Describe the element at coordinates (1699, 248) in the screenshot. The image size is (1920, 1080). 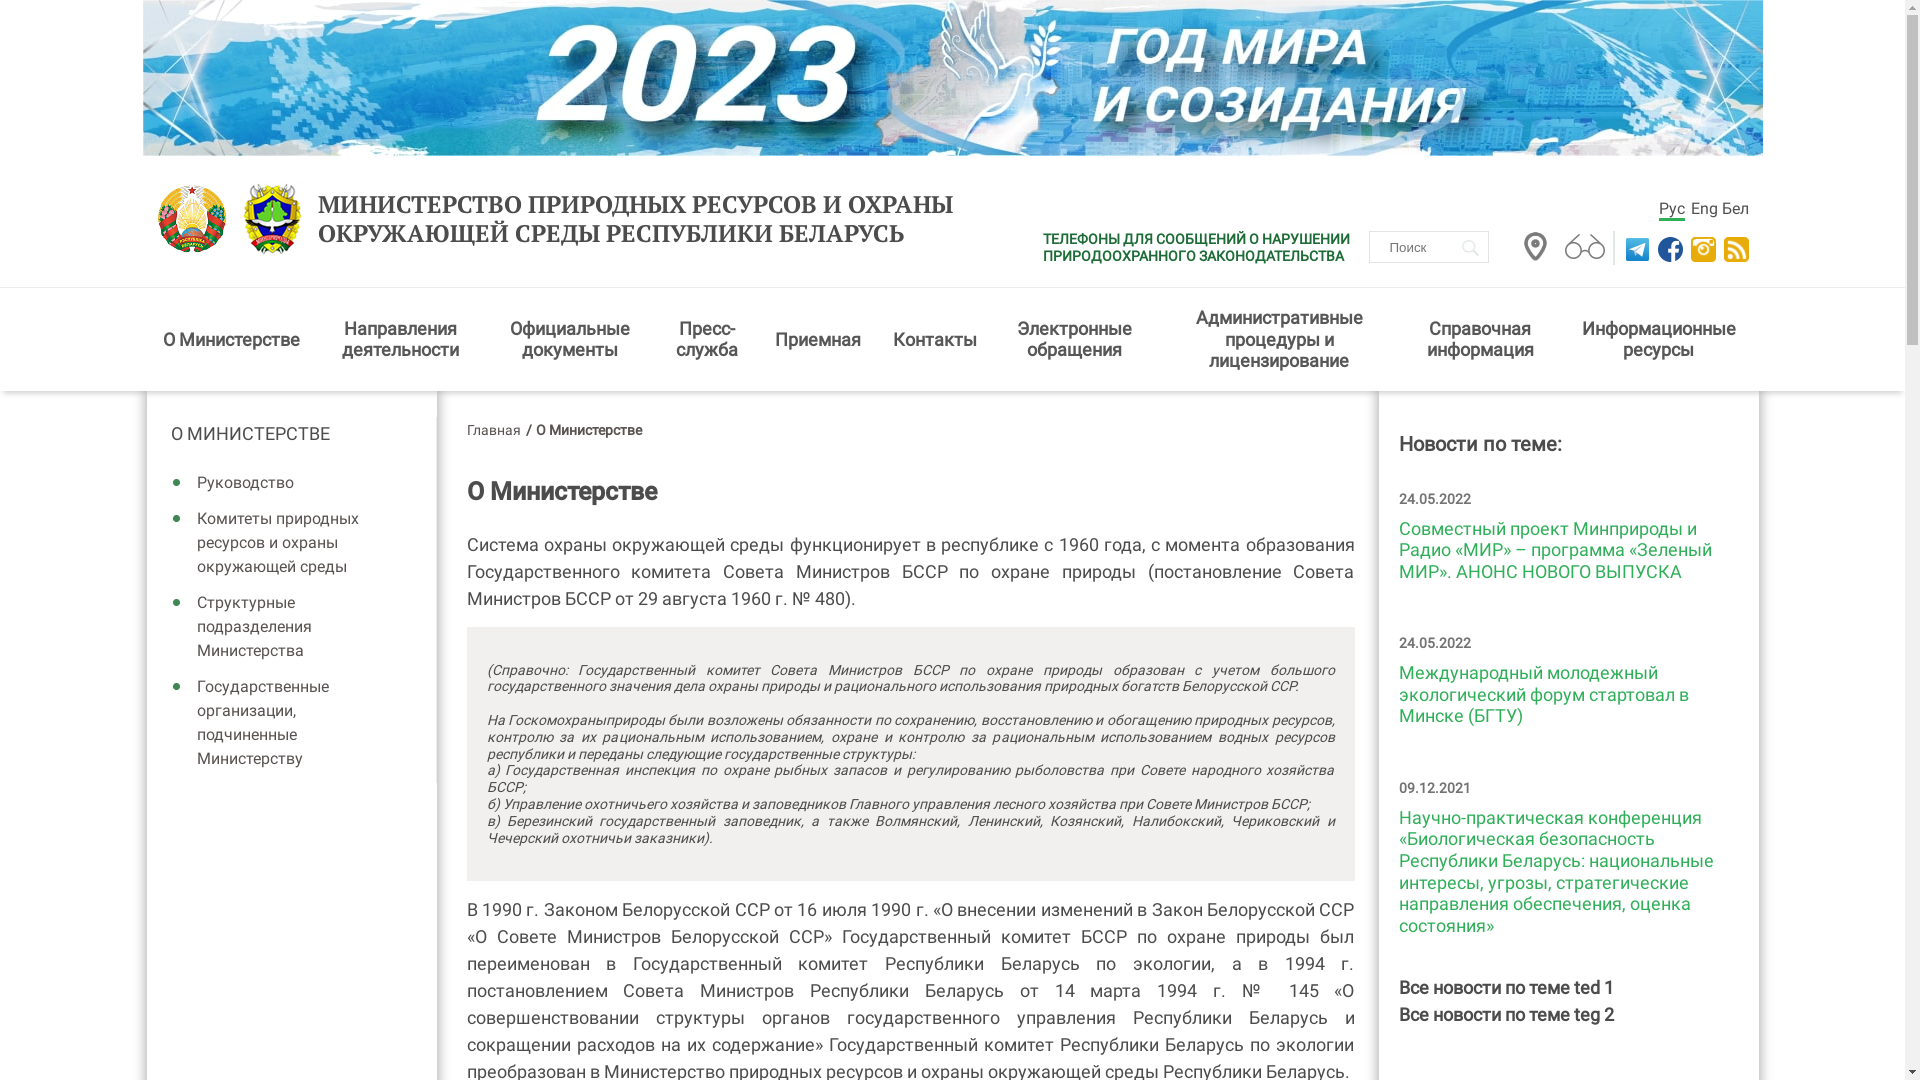
I see `'Instagram'` at that location.